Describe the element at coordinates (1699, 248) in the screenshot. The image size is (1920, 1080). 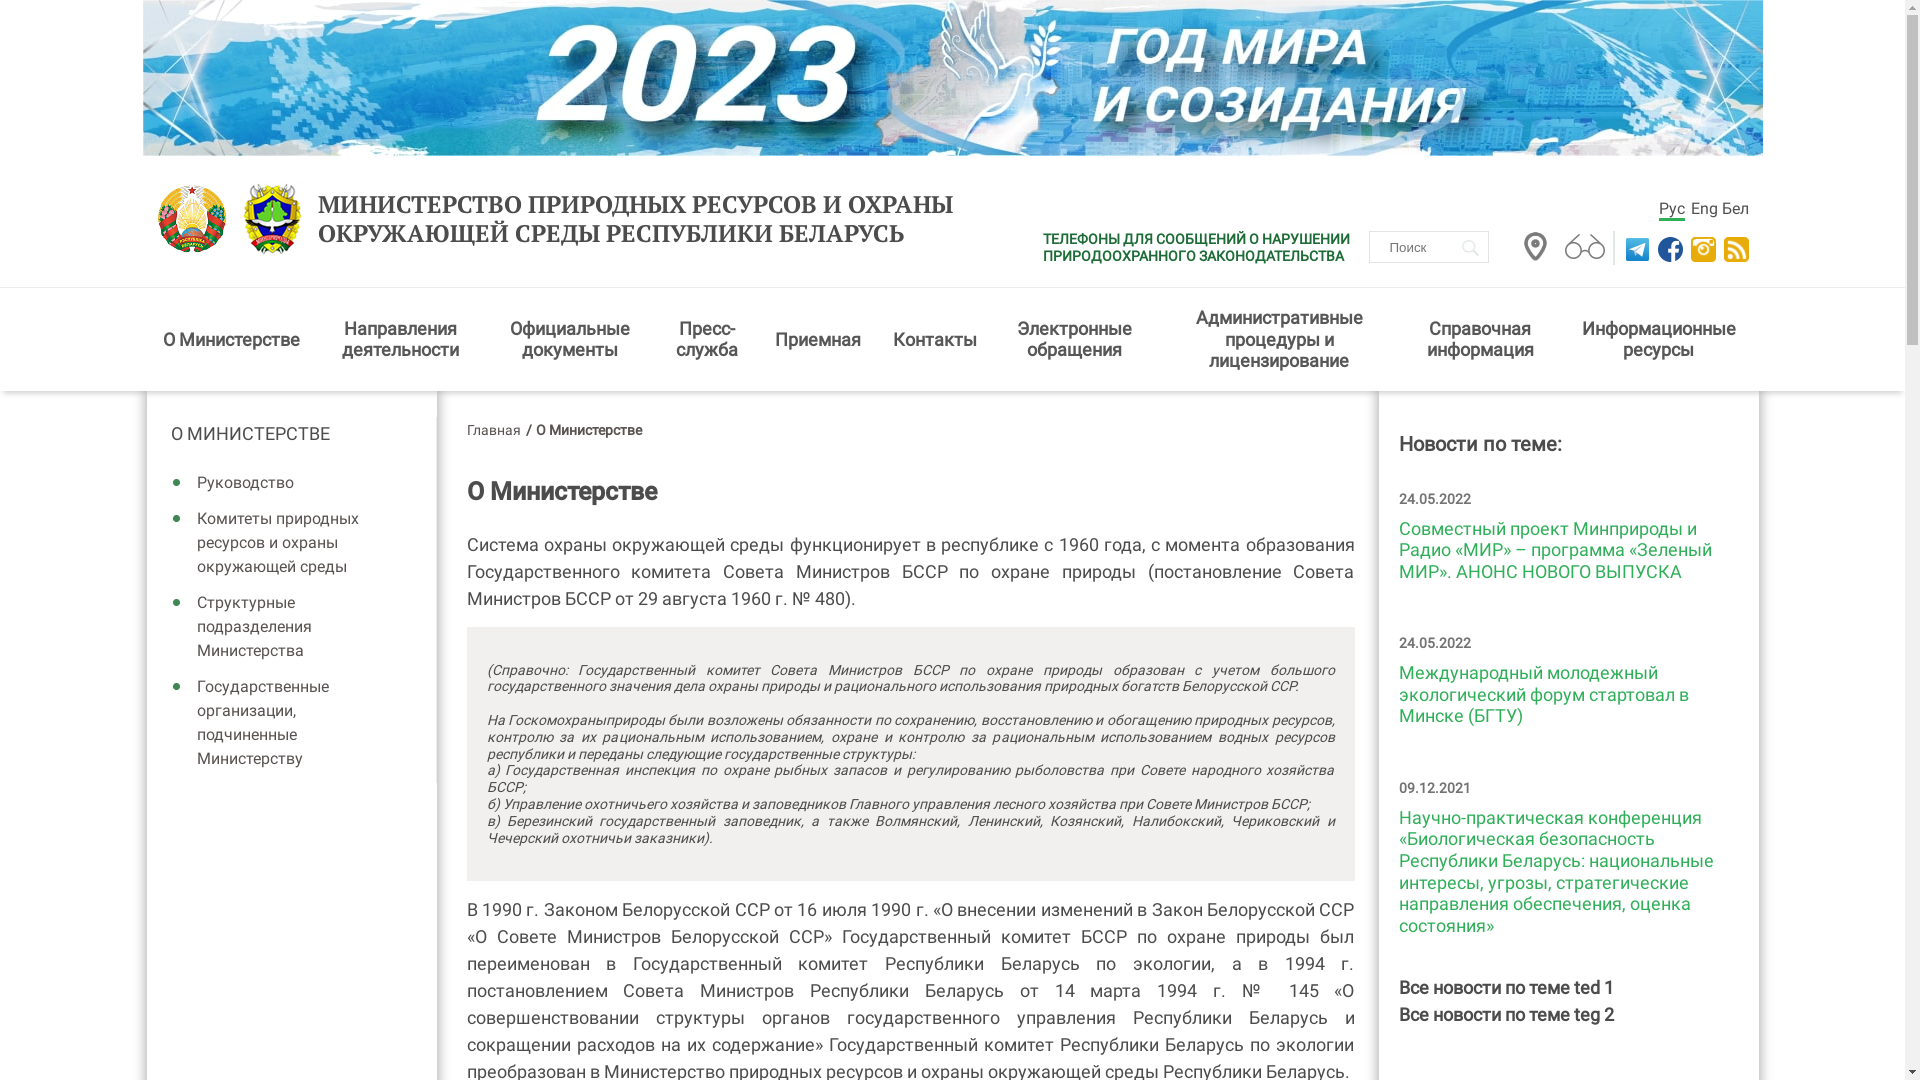
I see `'Instagram'` at that location.